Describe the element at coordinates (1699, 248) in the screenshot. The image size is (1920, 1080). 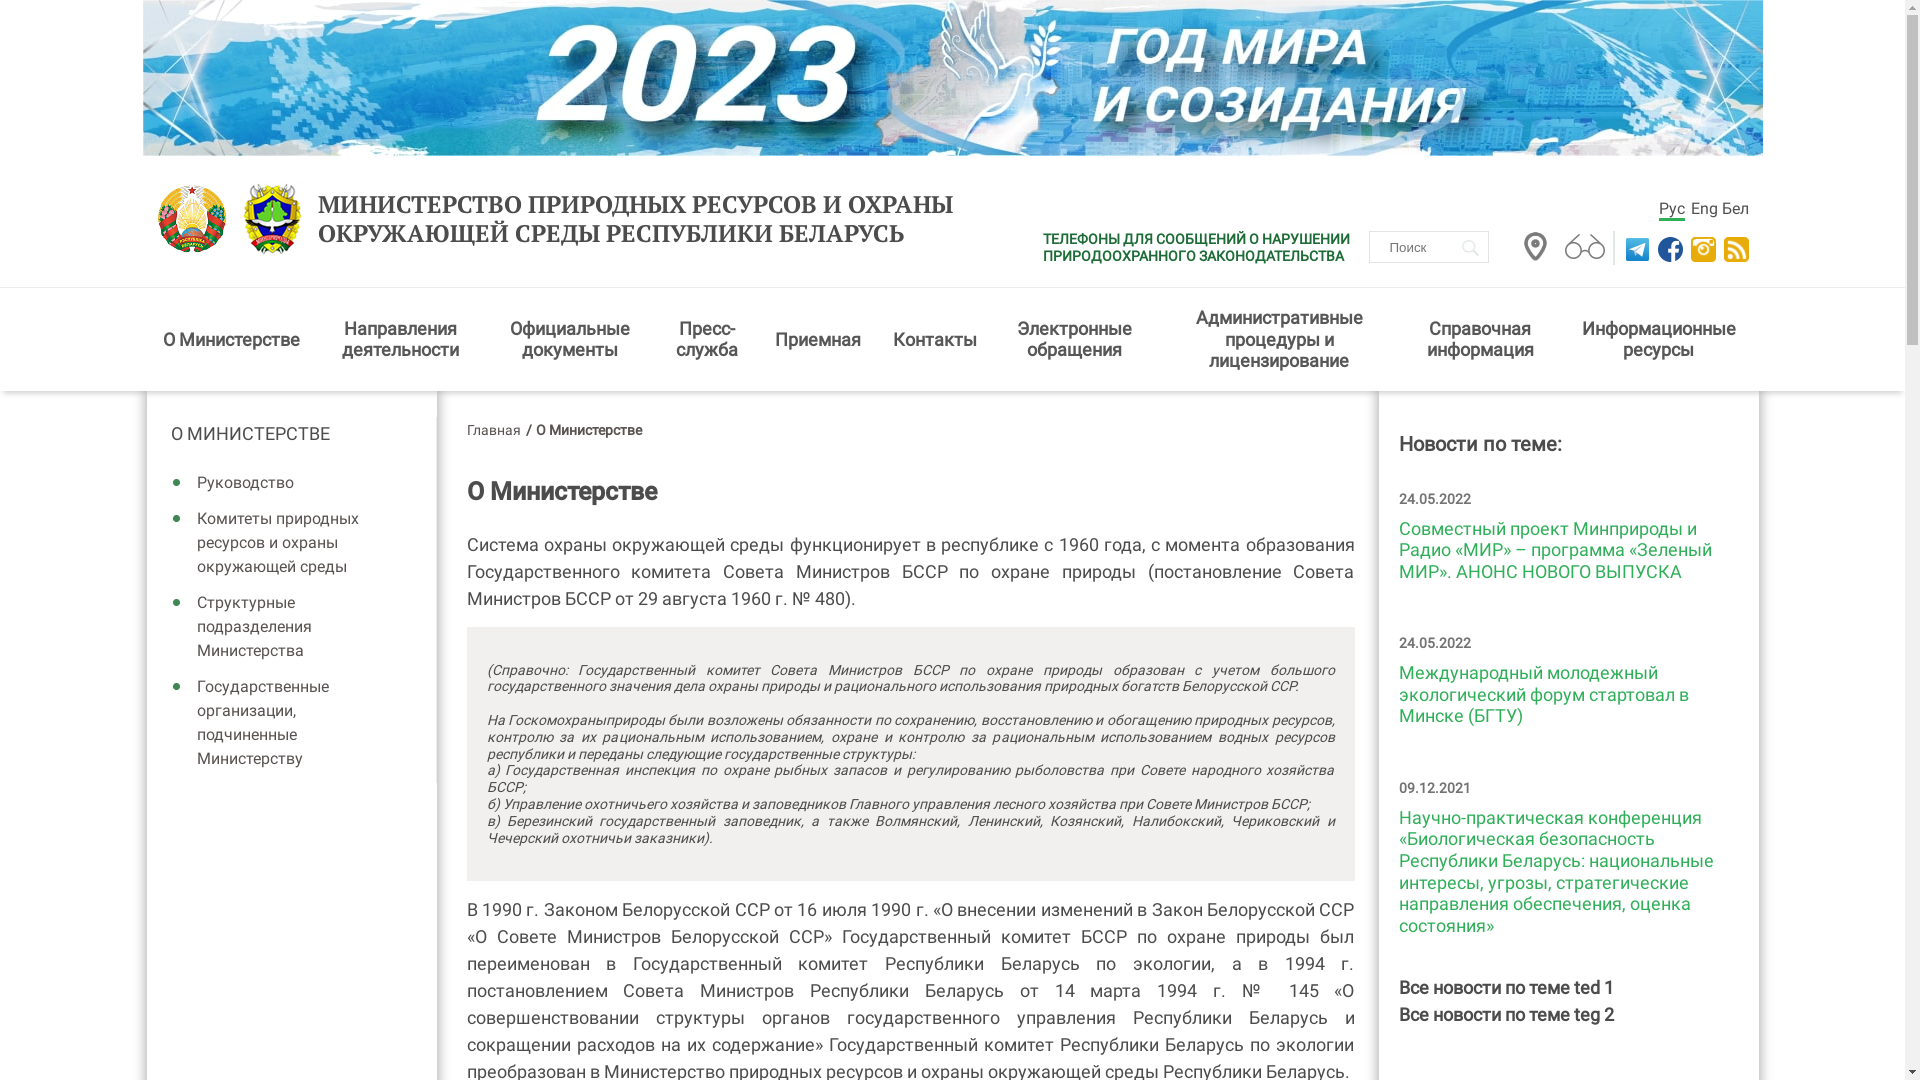
I see `'Instagram'` at that location.